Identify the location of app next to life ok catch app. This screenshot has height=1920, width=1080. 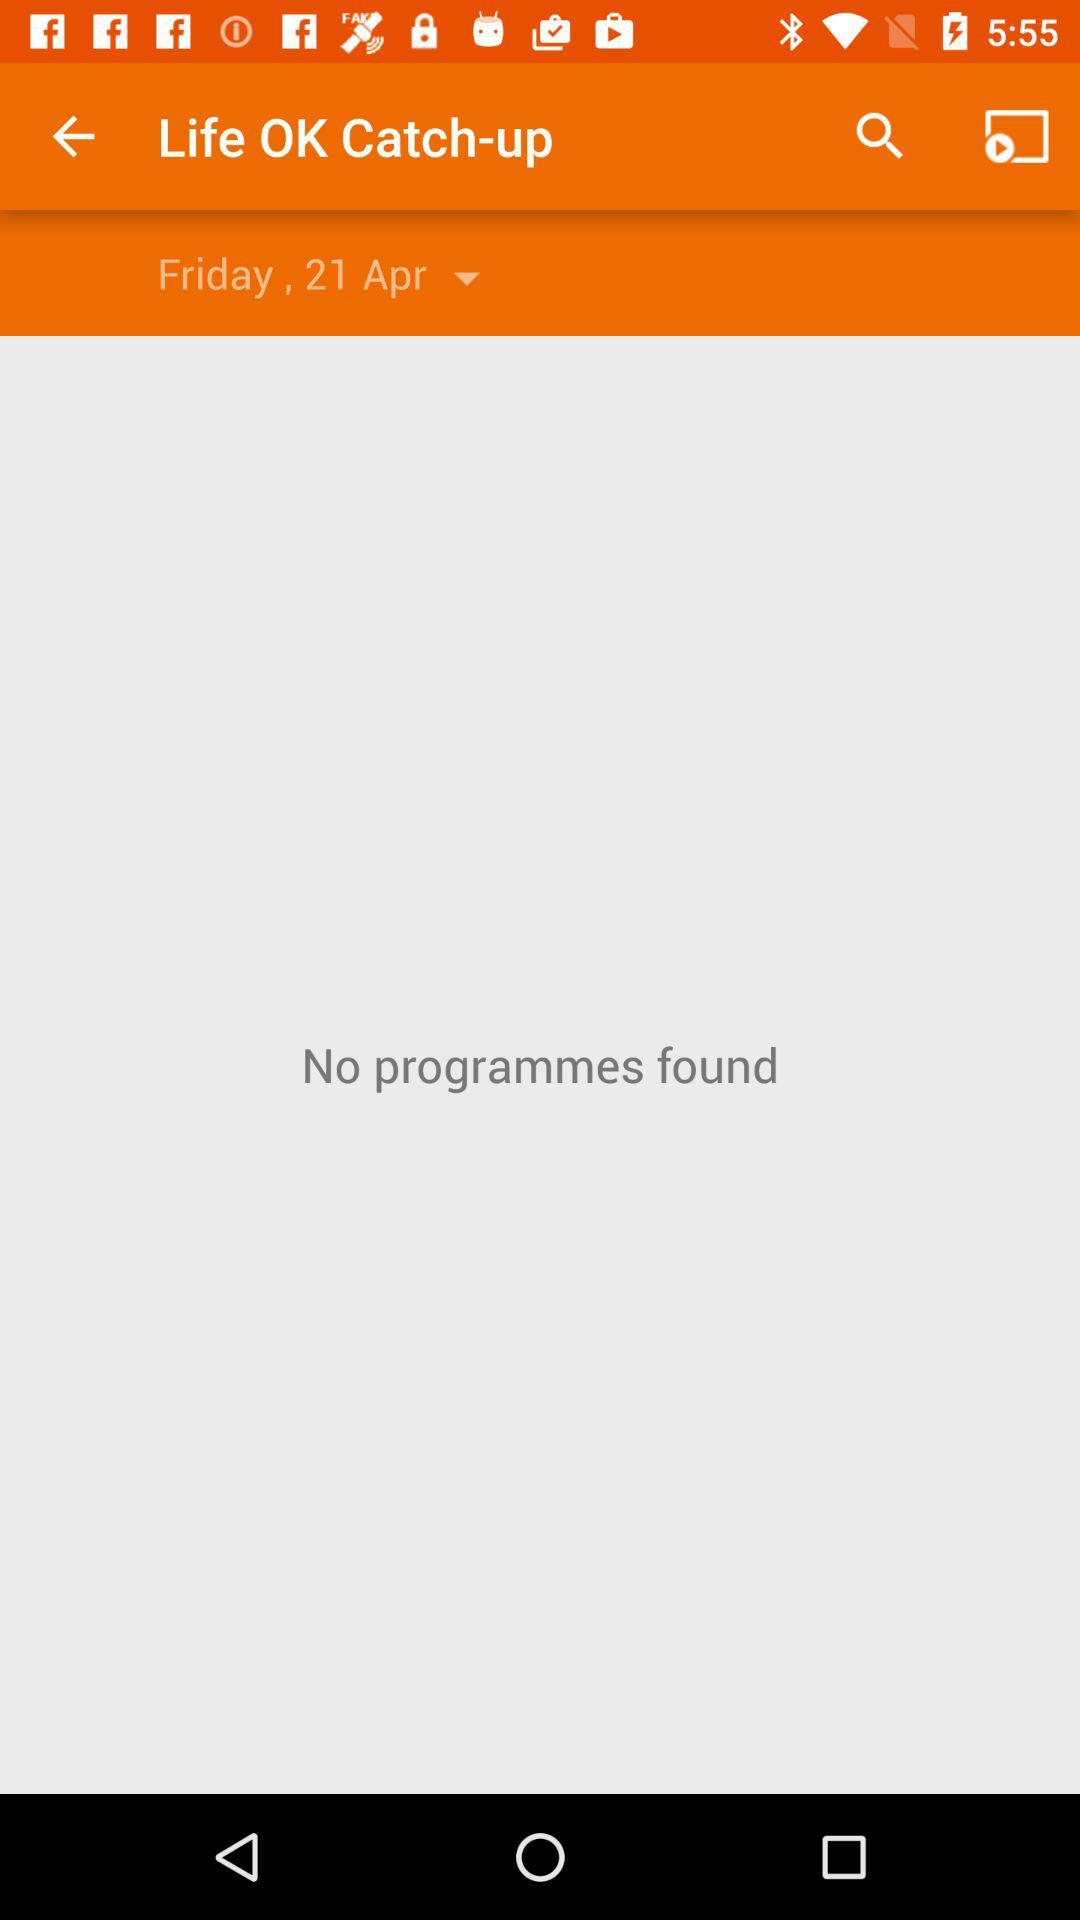
(72, 135).